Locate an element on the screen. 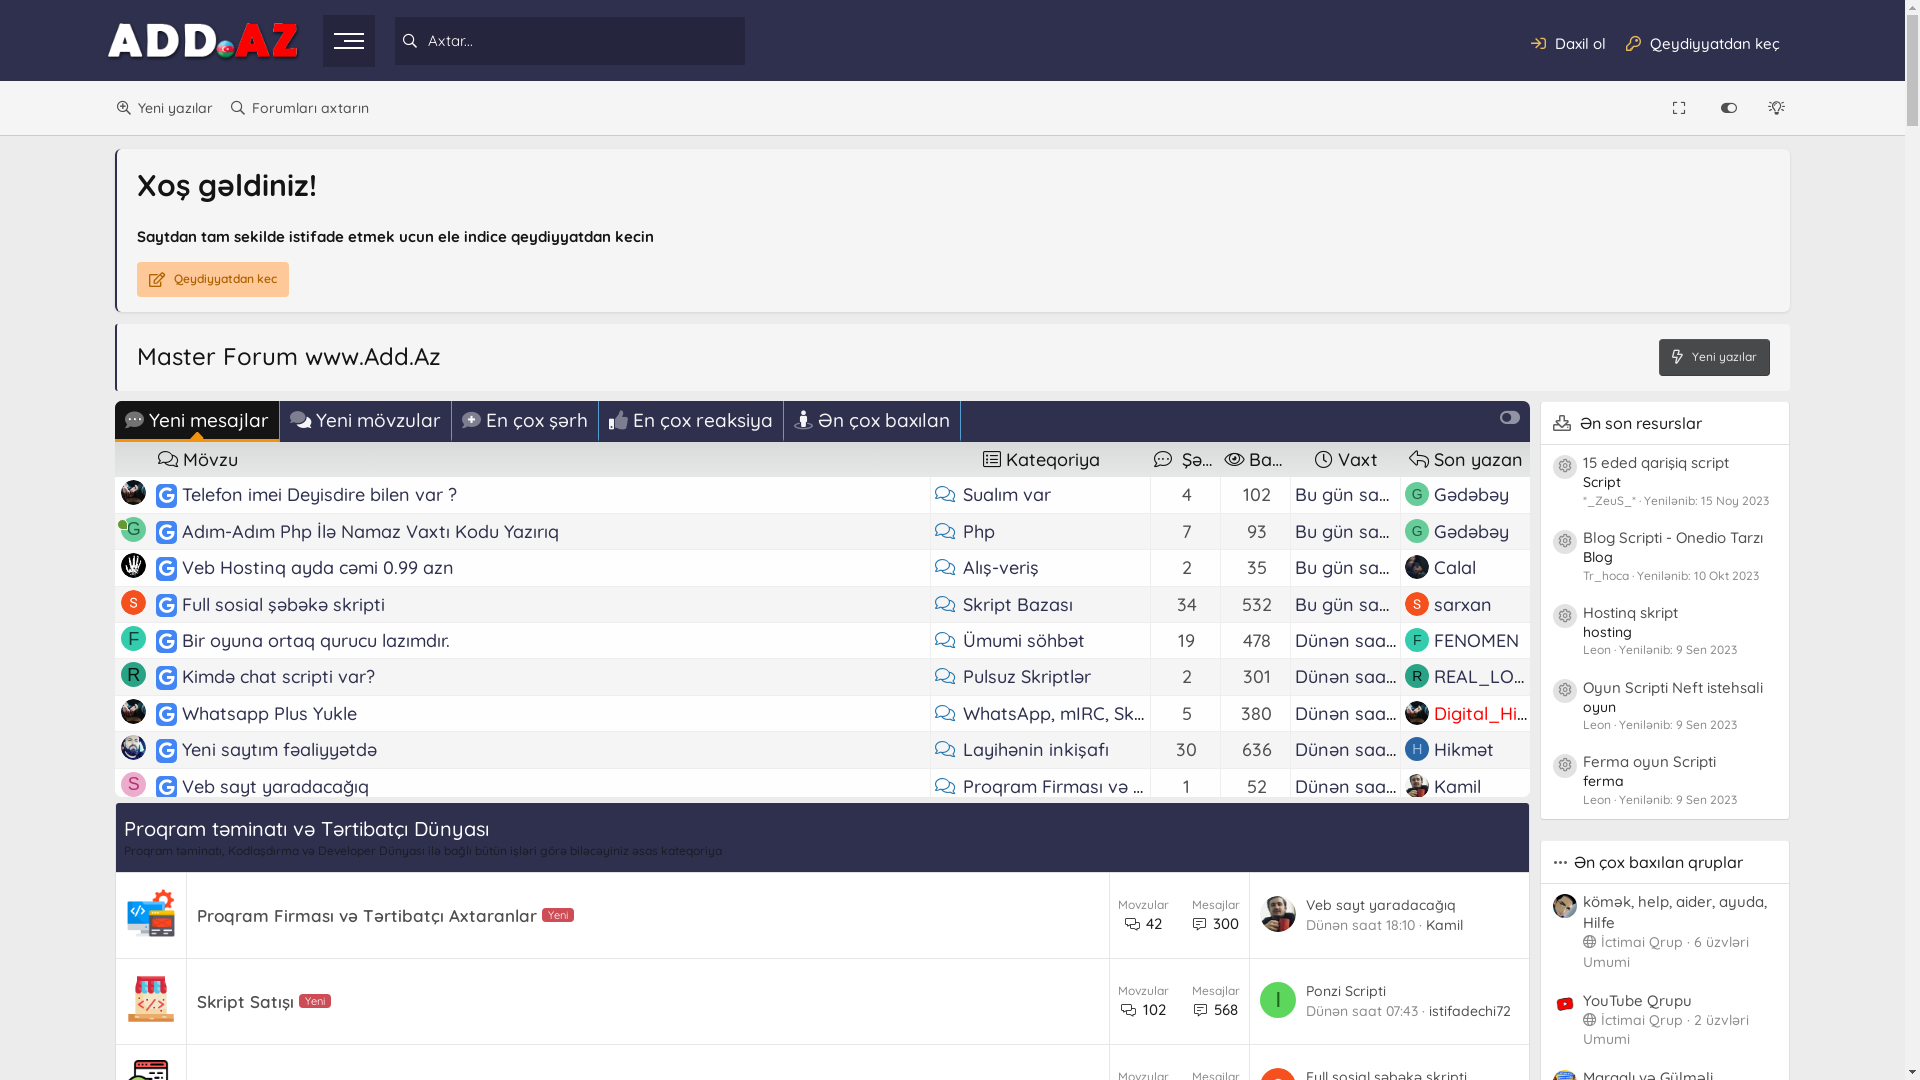 The height and width of the screenshot is (1080, 1920). 'Digital_History' is located at coordinates (1497, 712).